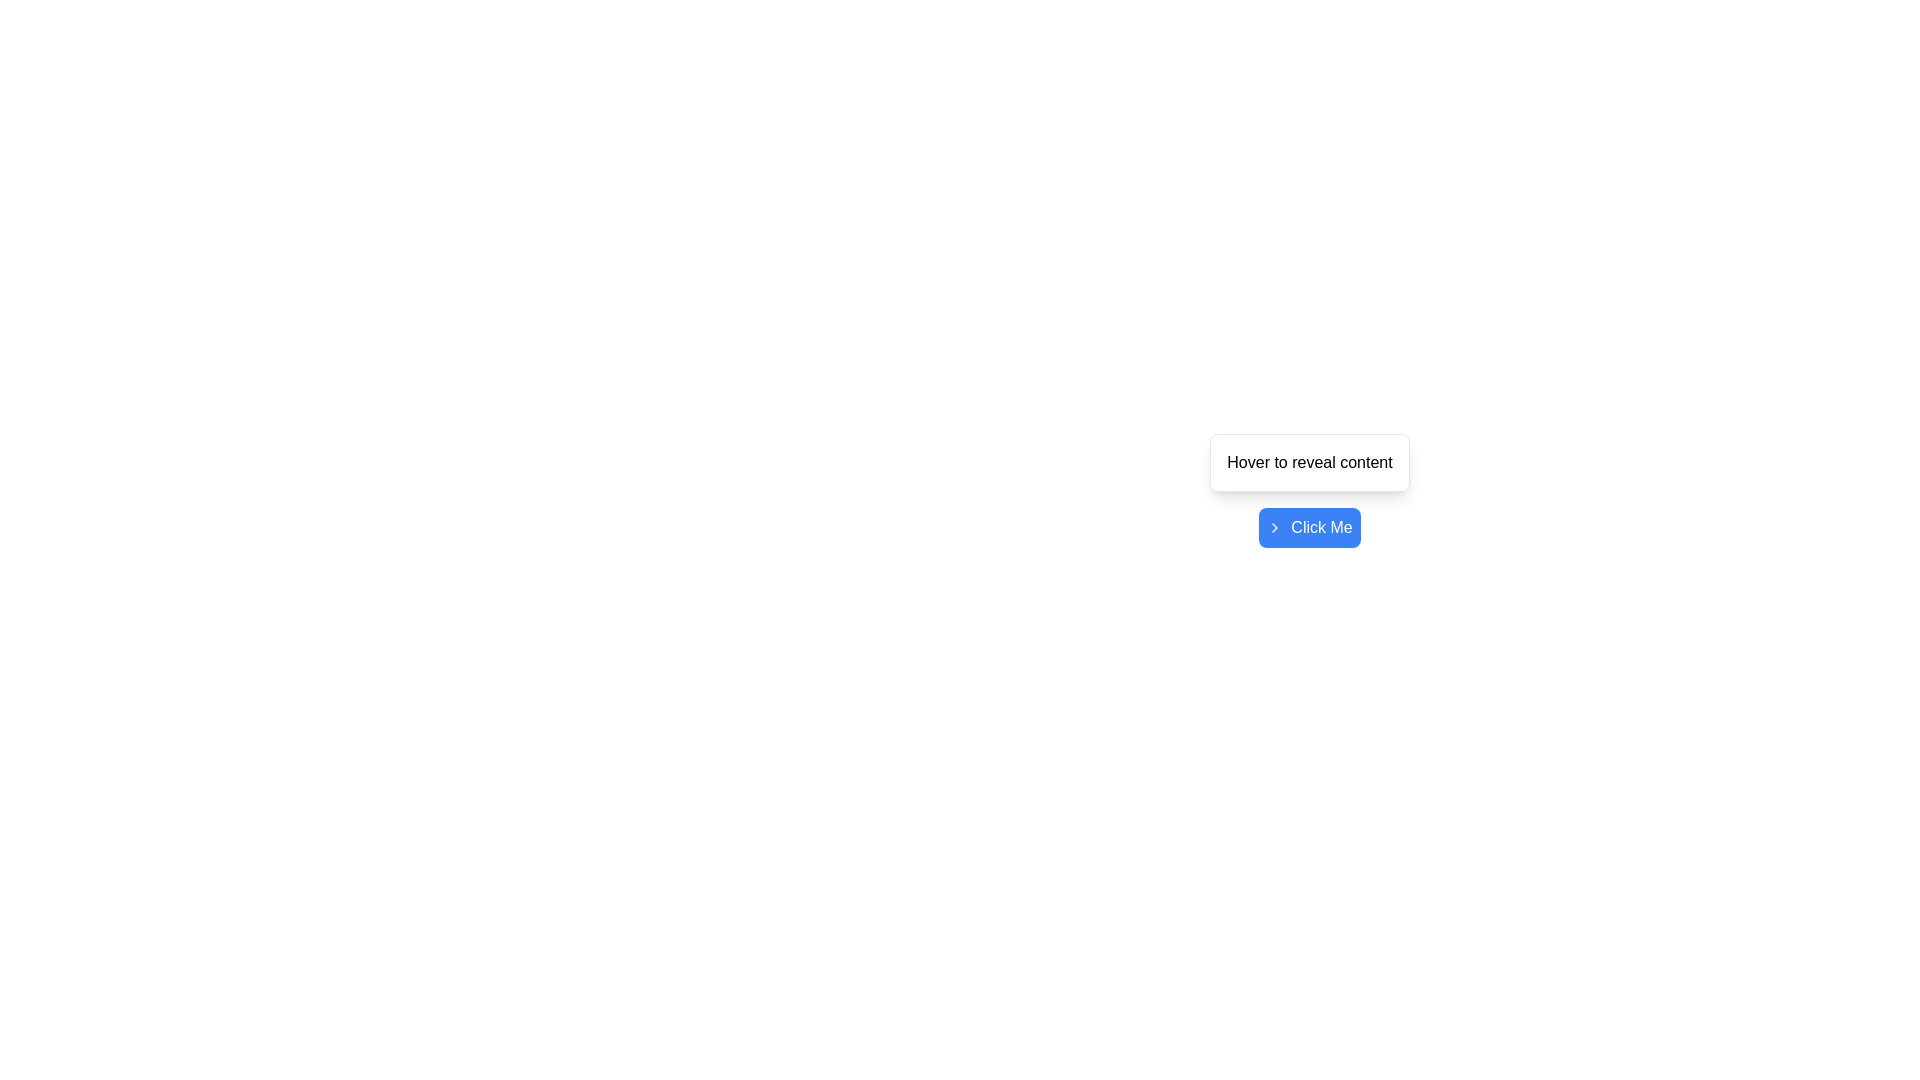 Image resolution: width=1920 pixels, height=1080 pixels. Describe the element at coordinates (1274, 527) in the screenshot. I see `the chevron icon located inside the 'Click Me' button, which is positioned near the lower right of the interface` at that location.